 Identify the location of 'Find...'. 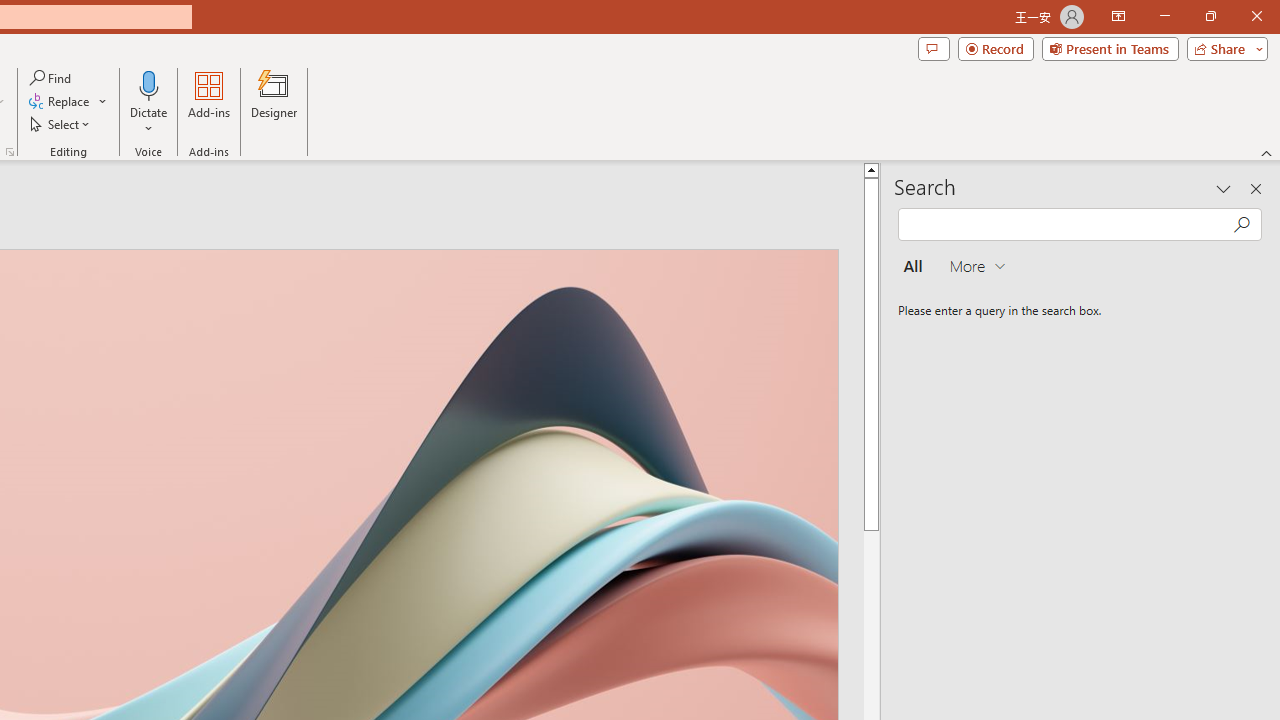
(51, 77).